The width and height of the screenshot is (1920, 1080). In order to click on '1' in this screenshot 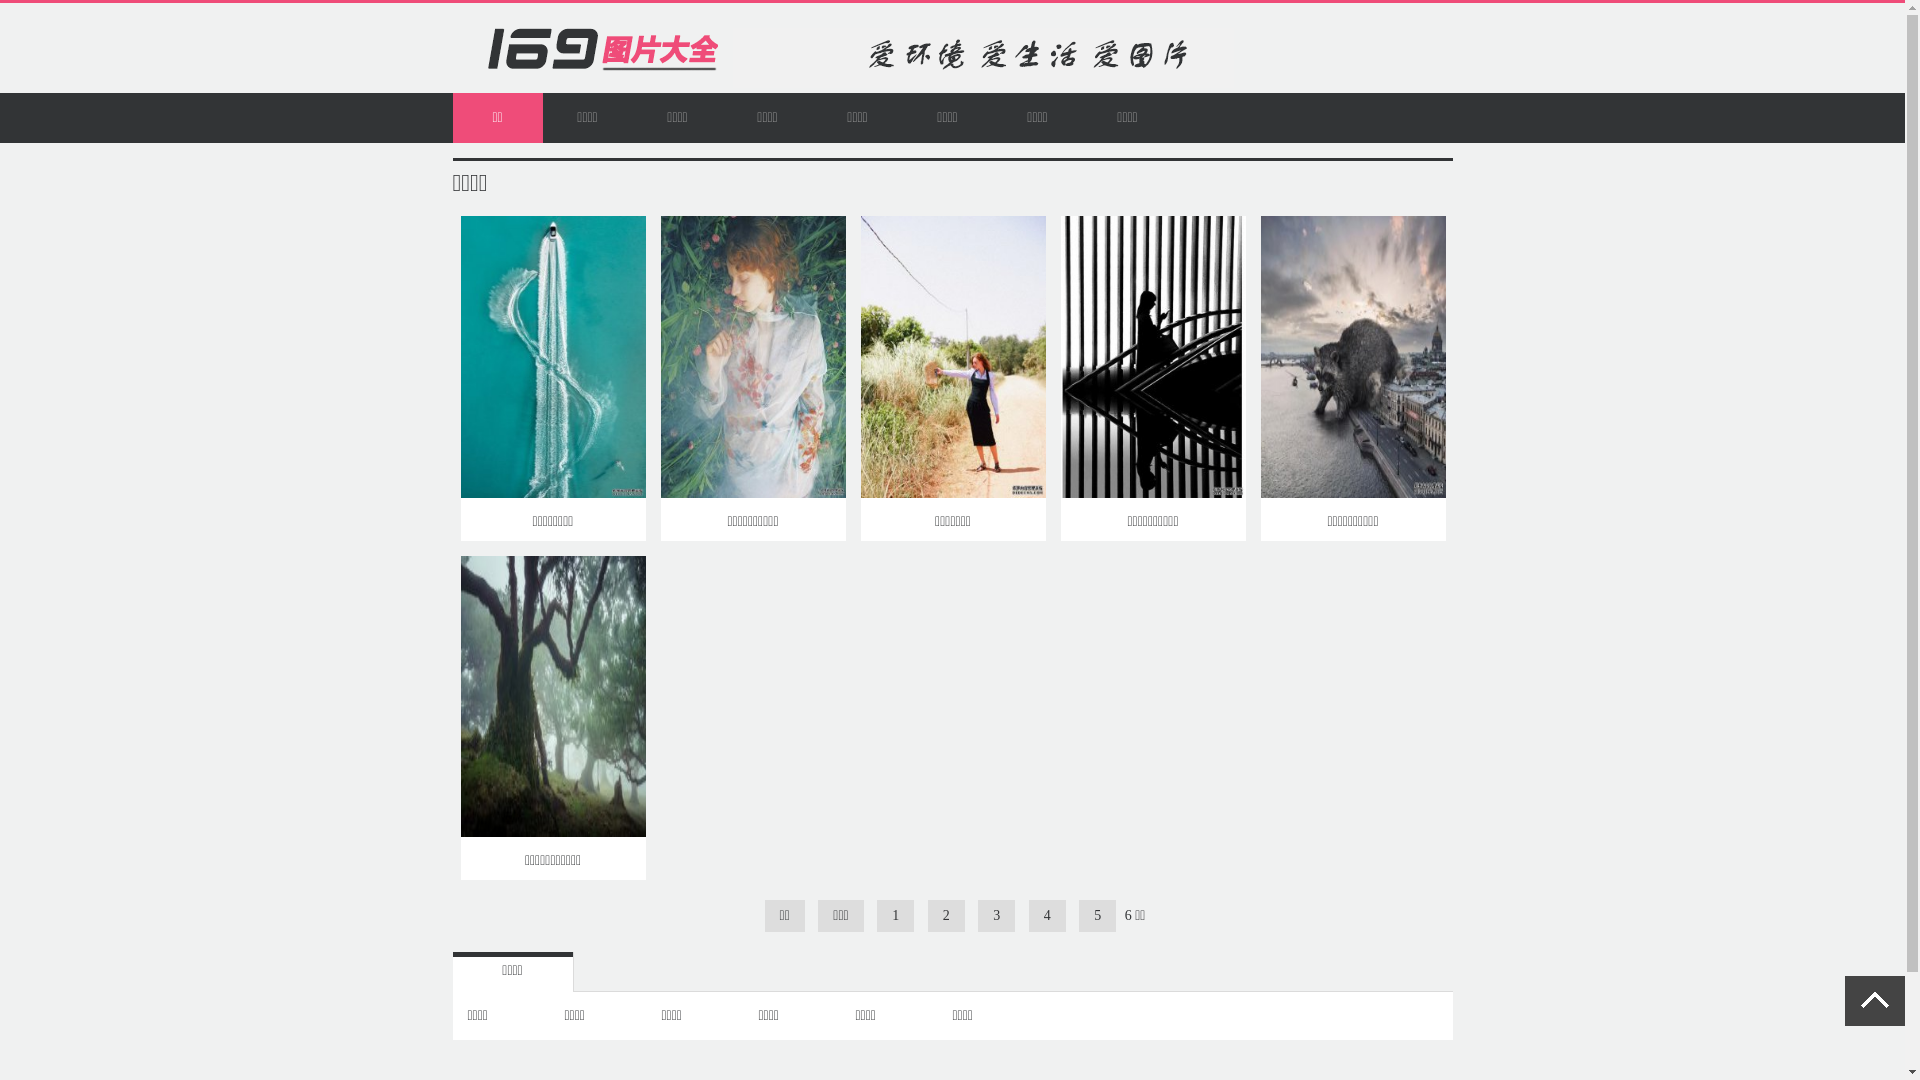, I will do `click(894, 915)`.